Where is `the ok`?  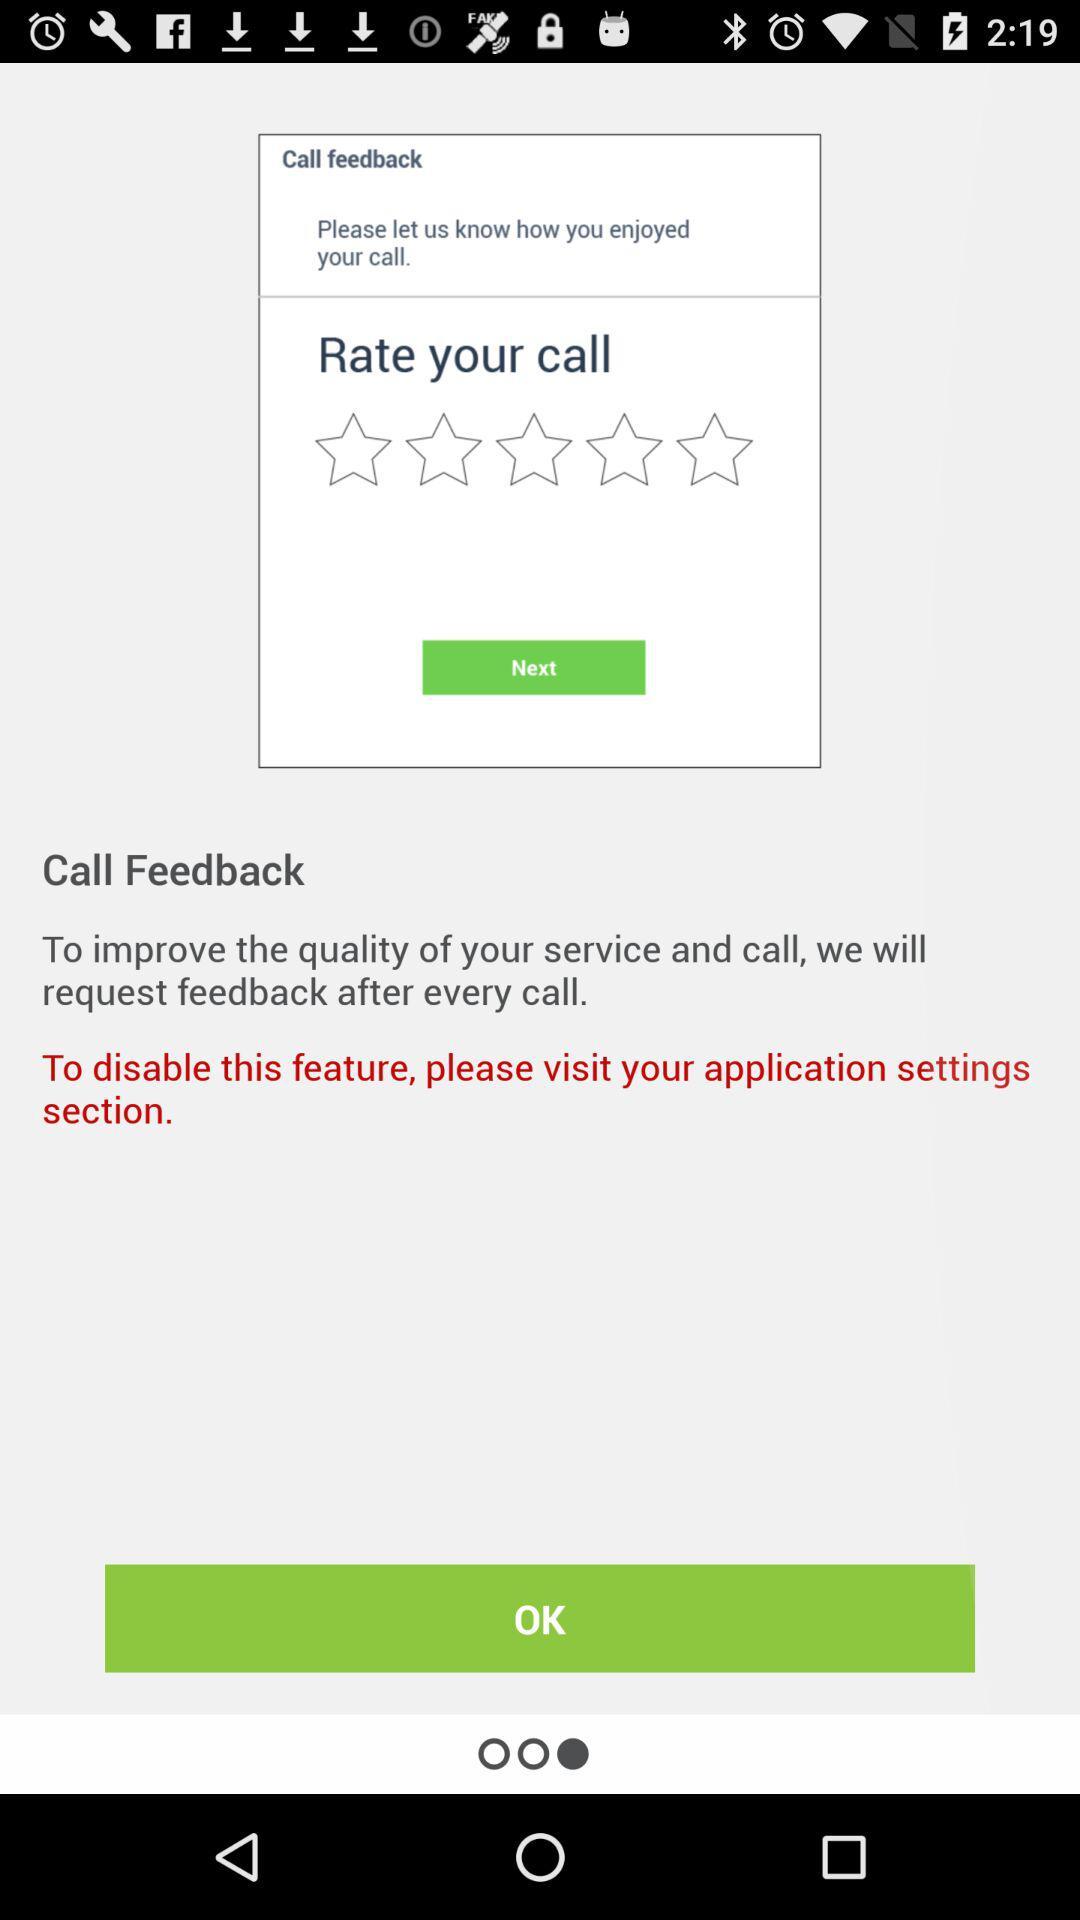 the ok is located at coordinates (540, 1618).